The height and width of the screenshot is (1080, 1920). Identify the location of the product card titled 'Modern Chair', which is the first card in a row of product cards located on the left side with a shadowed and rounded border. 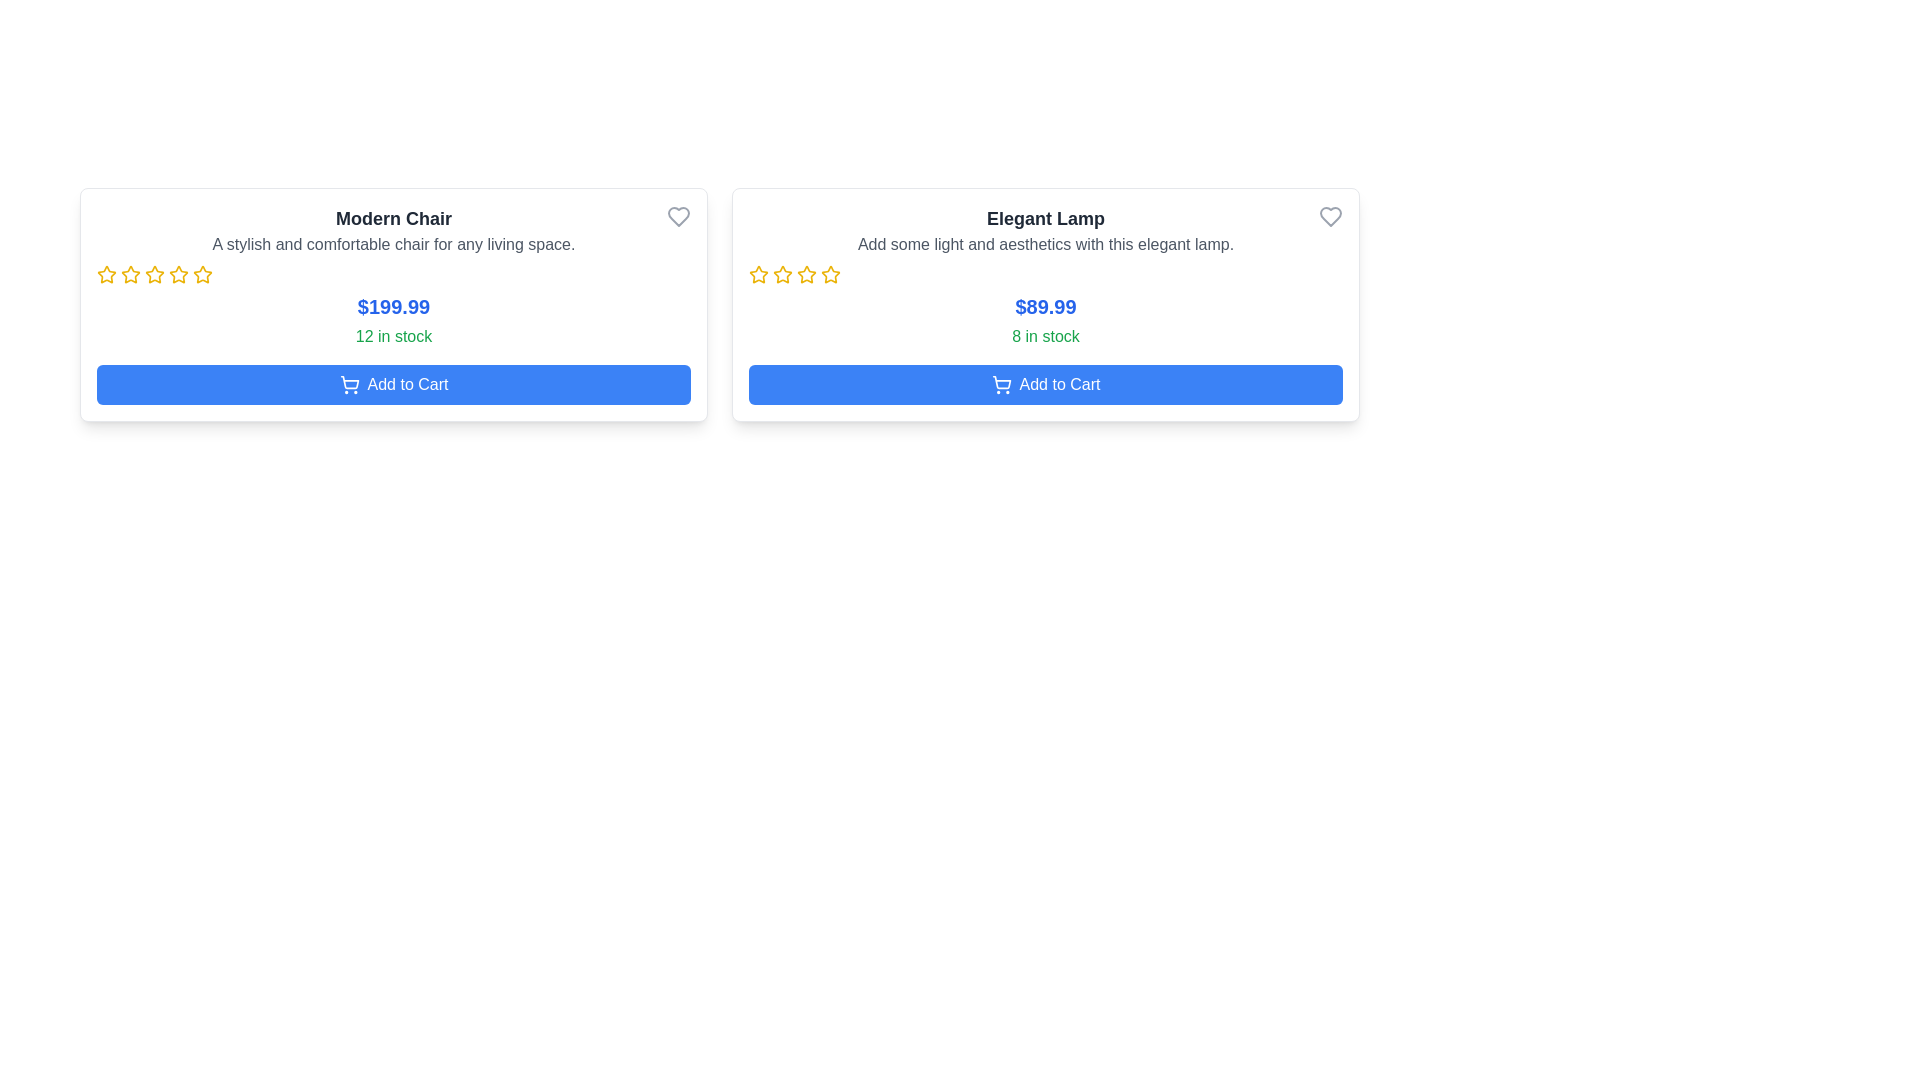
(393, 304).